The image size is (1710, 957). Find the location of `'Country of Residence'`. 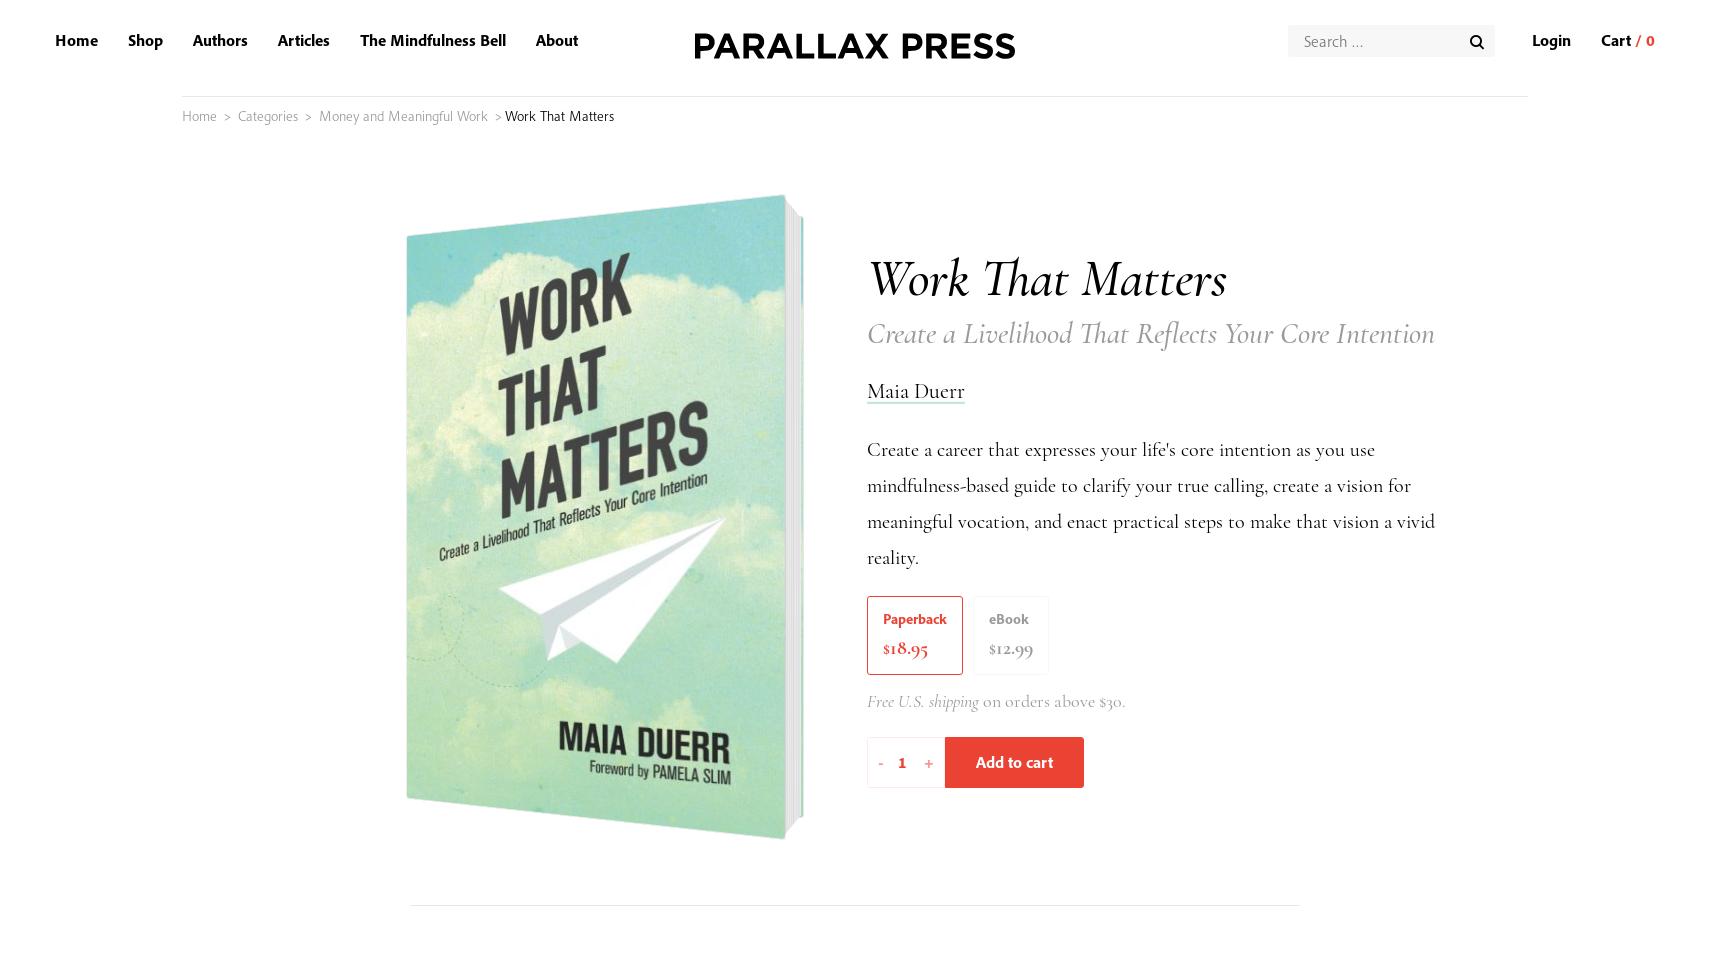

'Country of Residence' is located at coordinates (302, 935).